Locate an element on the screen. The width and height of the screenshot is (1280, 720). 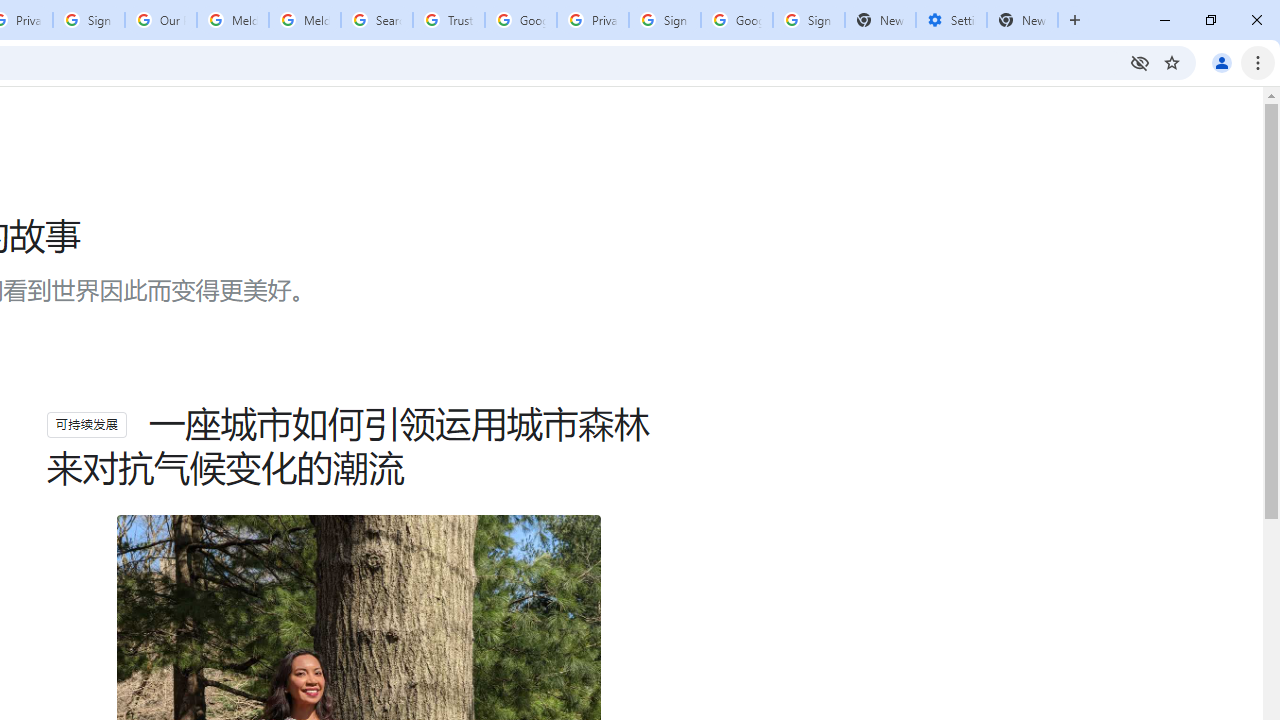
'Settings - Addresses and more' is located at coordinates (950, 20).